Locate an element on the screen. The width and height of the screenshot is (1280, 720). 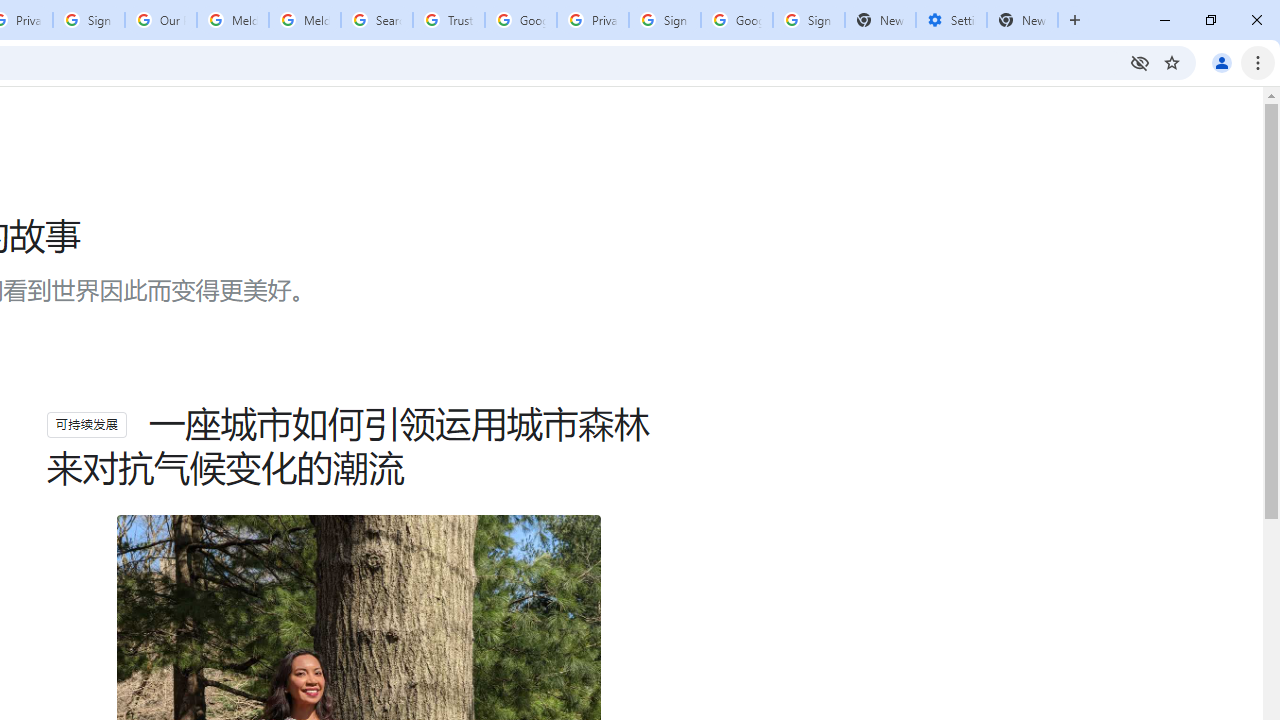
'Settings - Addresses and more' is located at coordinates (950, 20).